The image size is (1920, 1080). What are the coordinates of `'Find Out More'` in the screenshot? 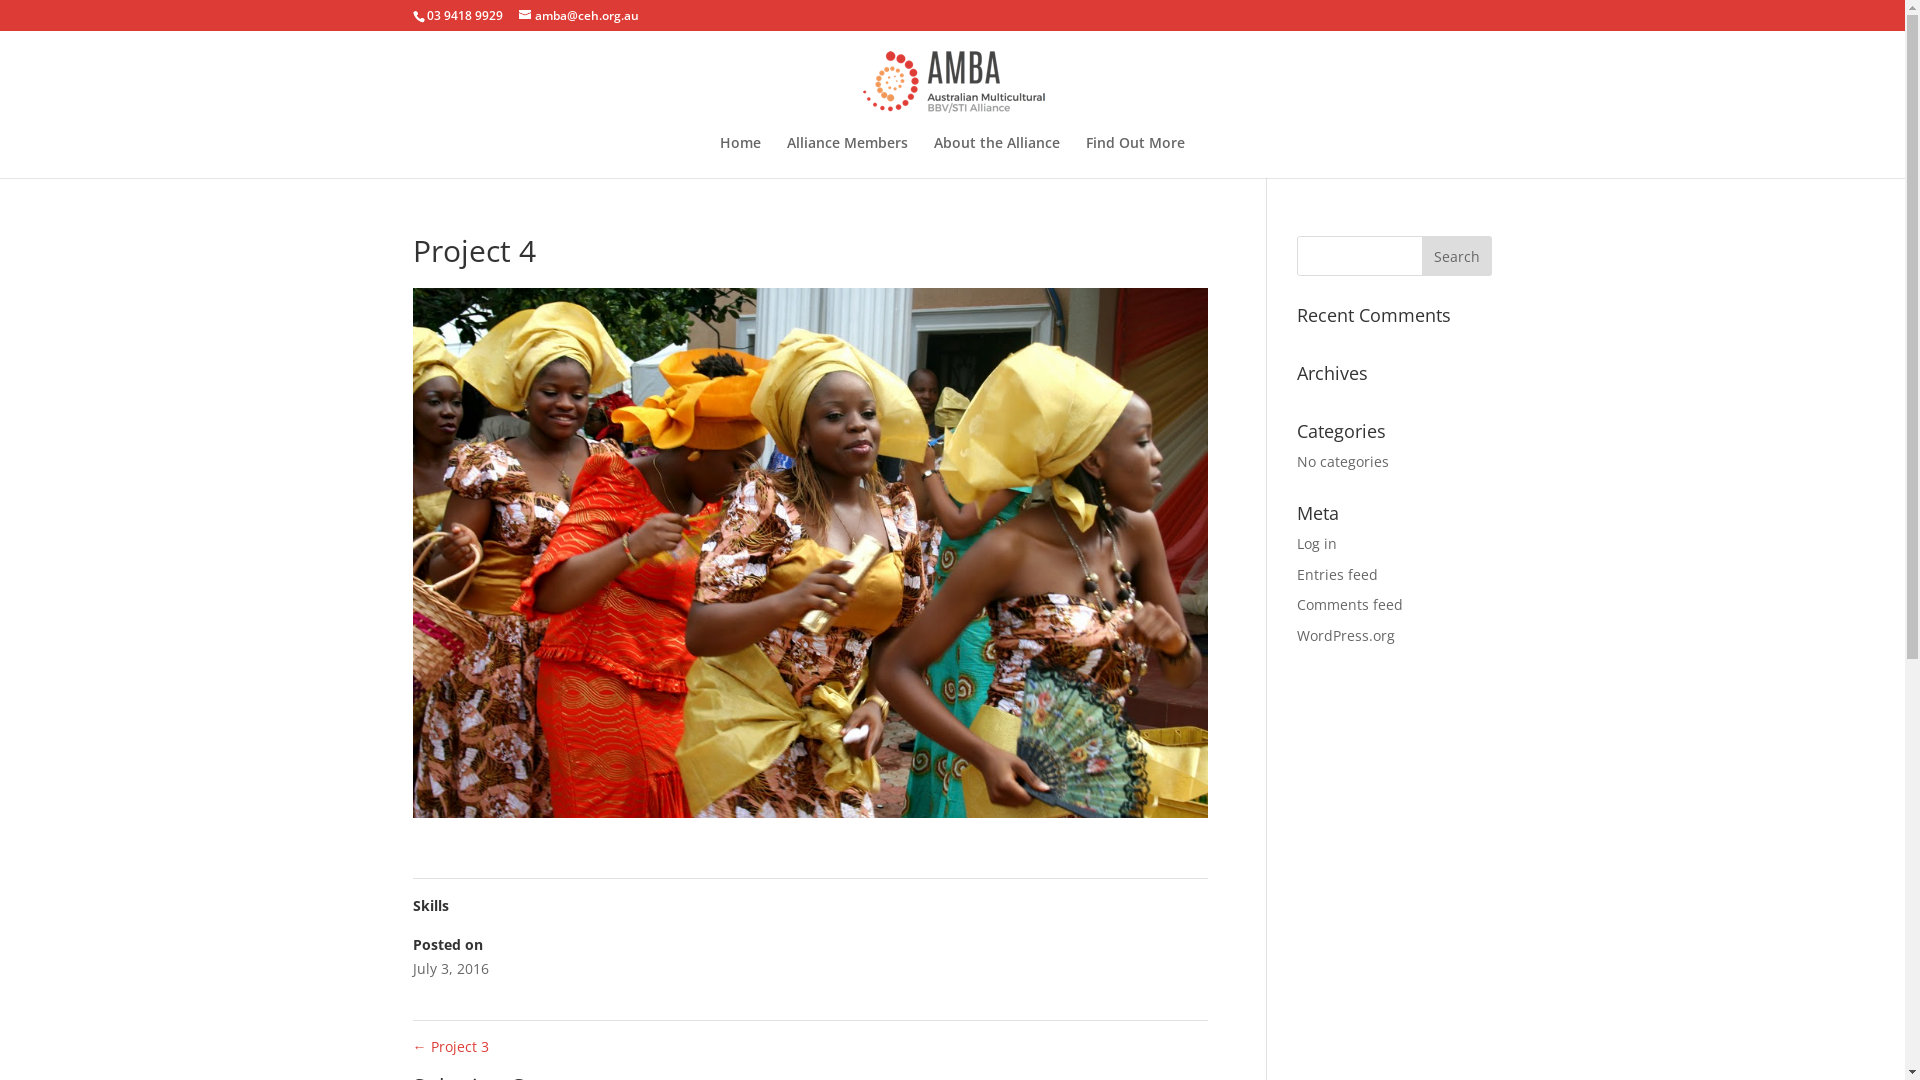 It's located at (1135, 156).